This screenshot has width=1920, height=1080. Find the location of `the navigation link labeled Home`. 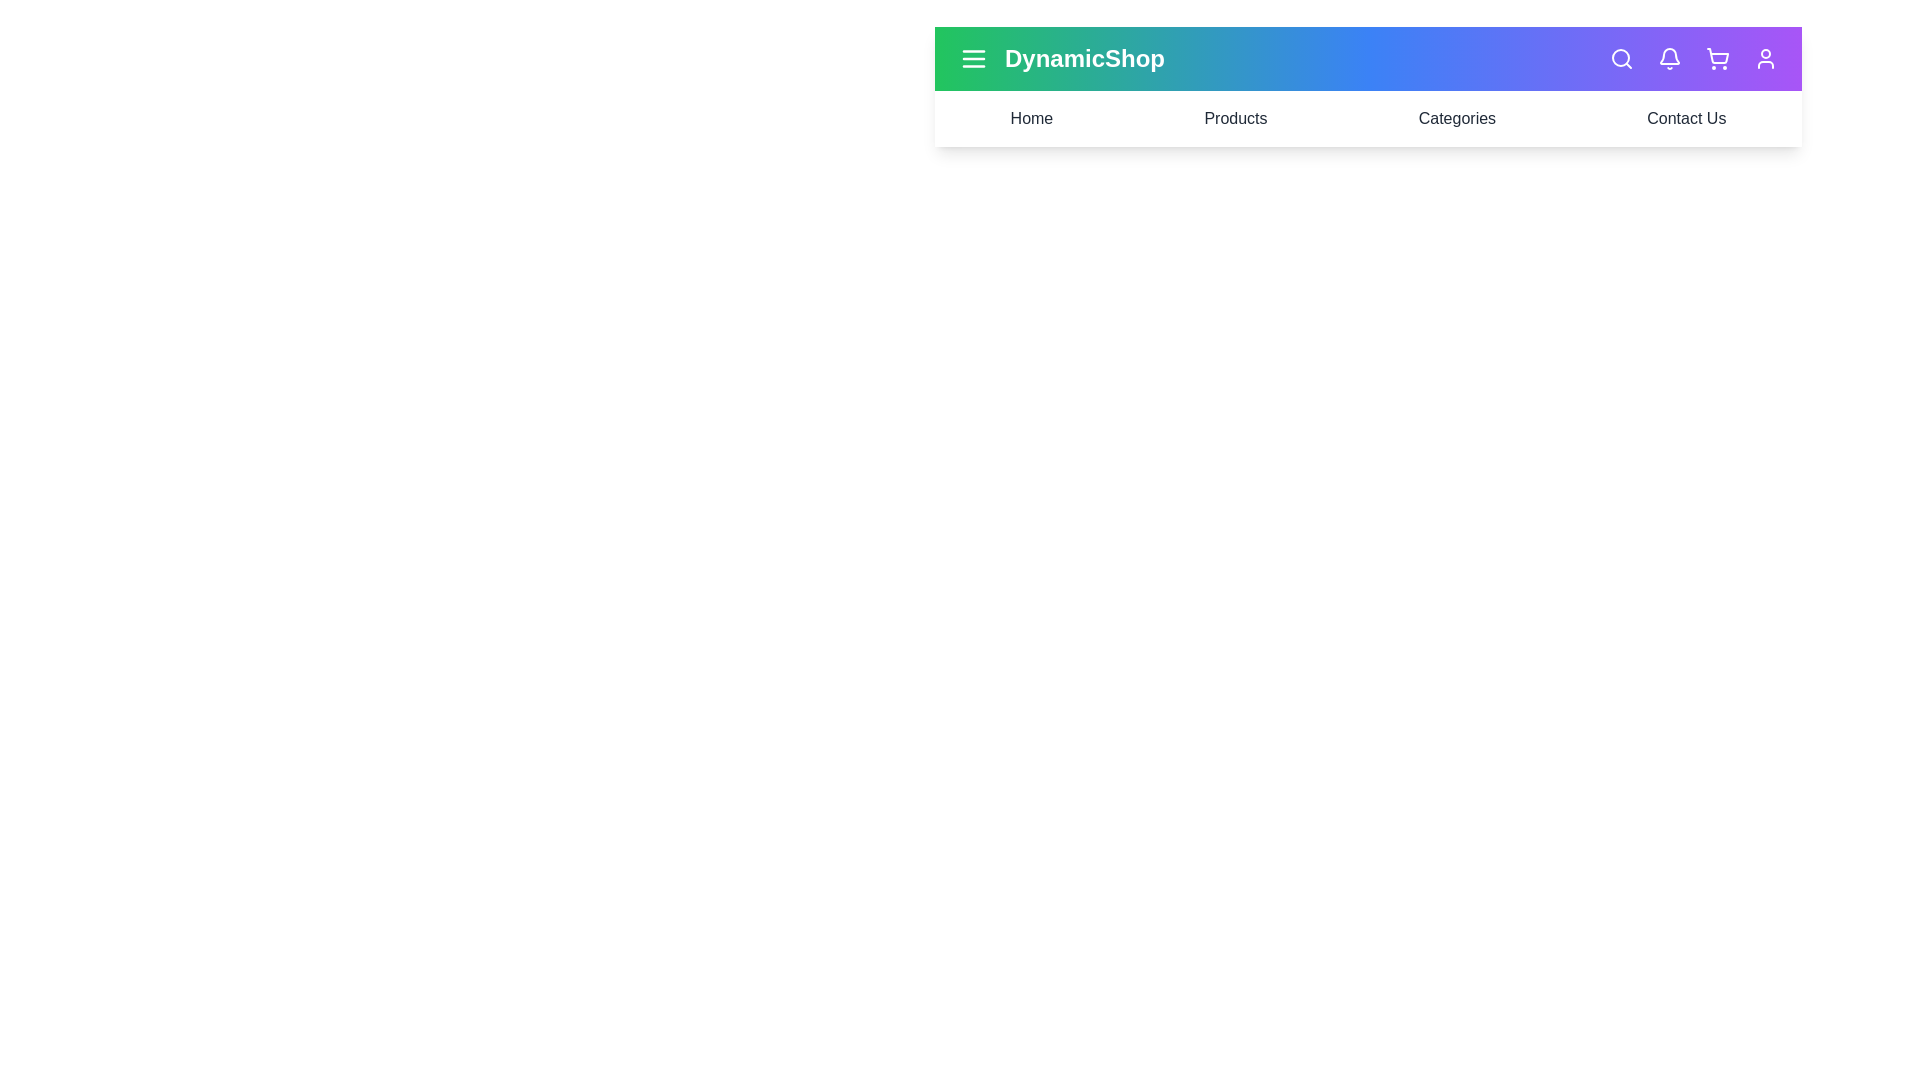

the navigation link labeled Home is located at coordinates (1032, 119).